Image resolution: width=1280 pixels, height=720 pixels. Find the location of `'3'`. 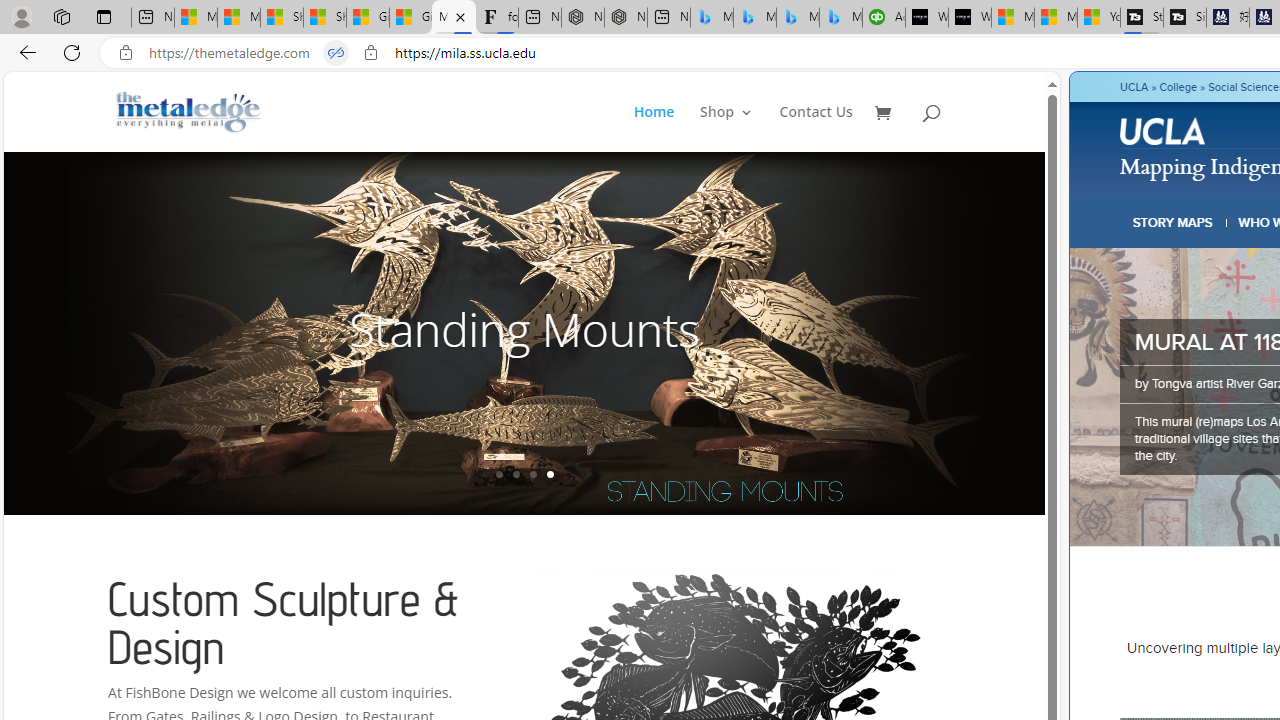

'3' is located at coordinates (533, 474).